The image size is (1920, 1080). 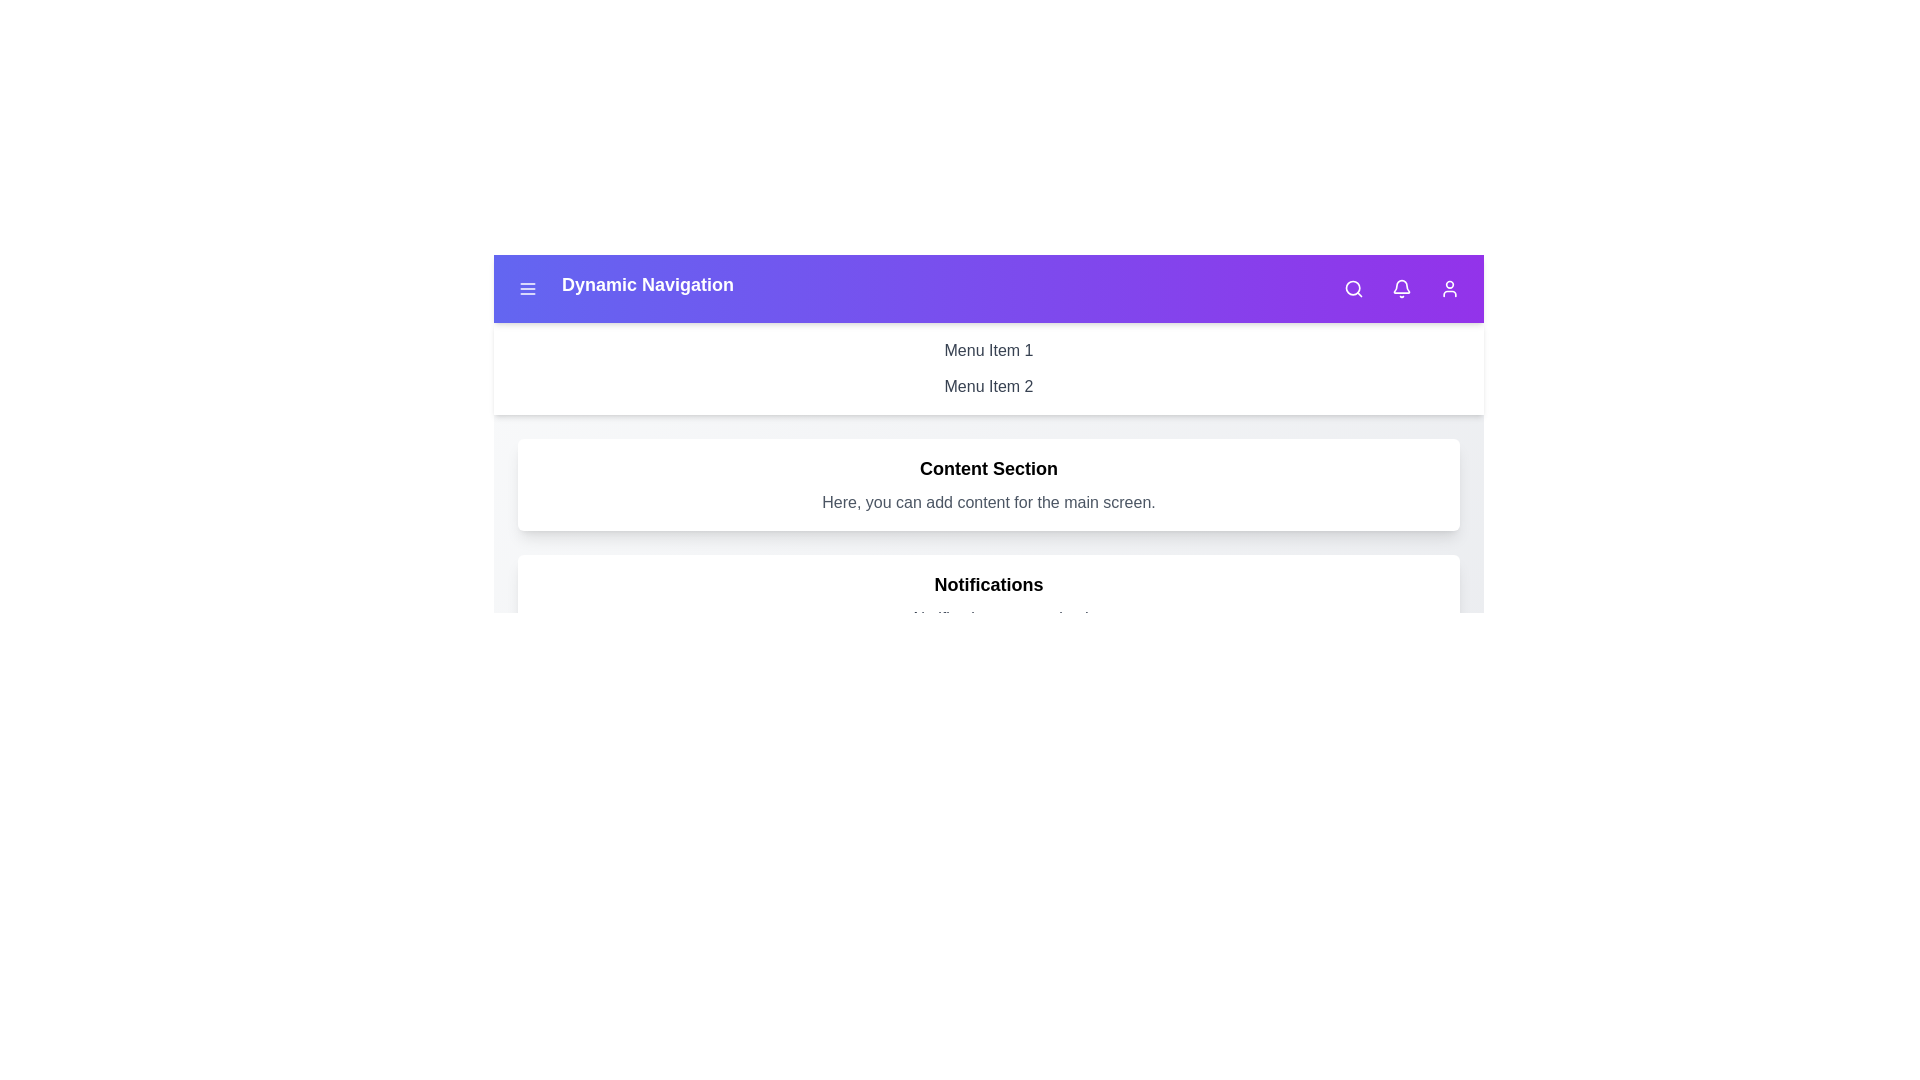 I want to click on the menu button to toggle the menu visibility, so click(x=528, y=289).